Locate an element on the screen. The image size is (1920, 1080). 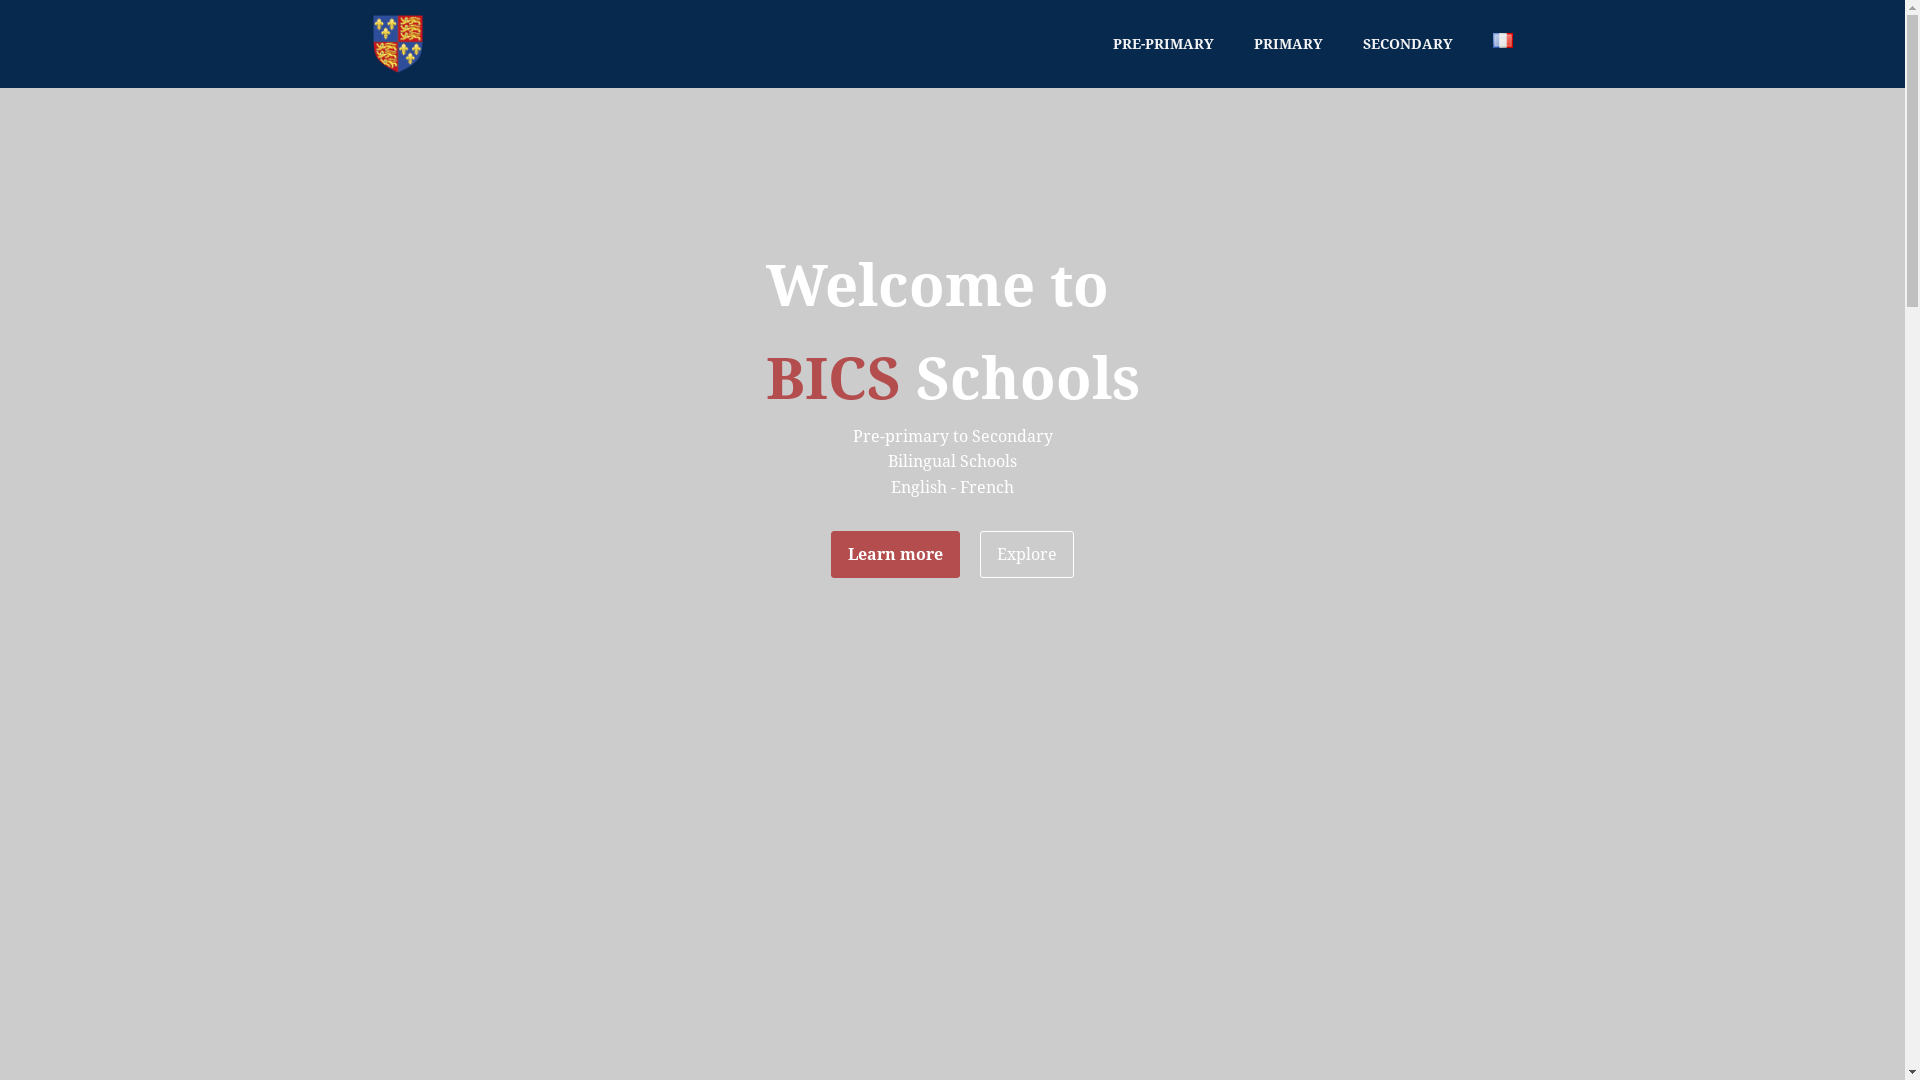
'PRIMARY' is located at coordinates (1288, 43).